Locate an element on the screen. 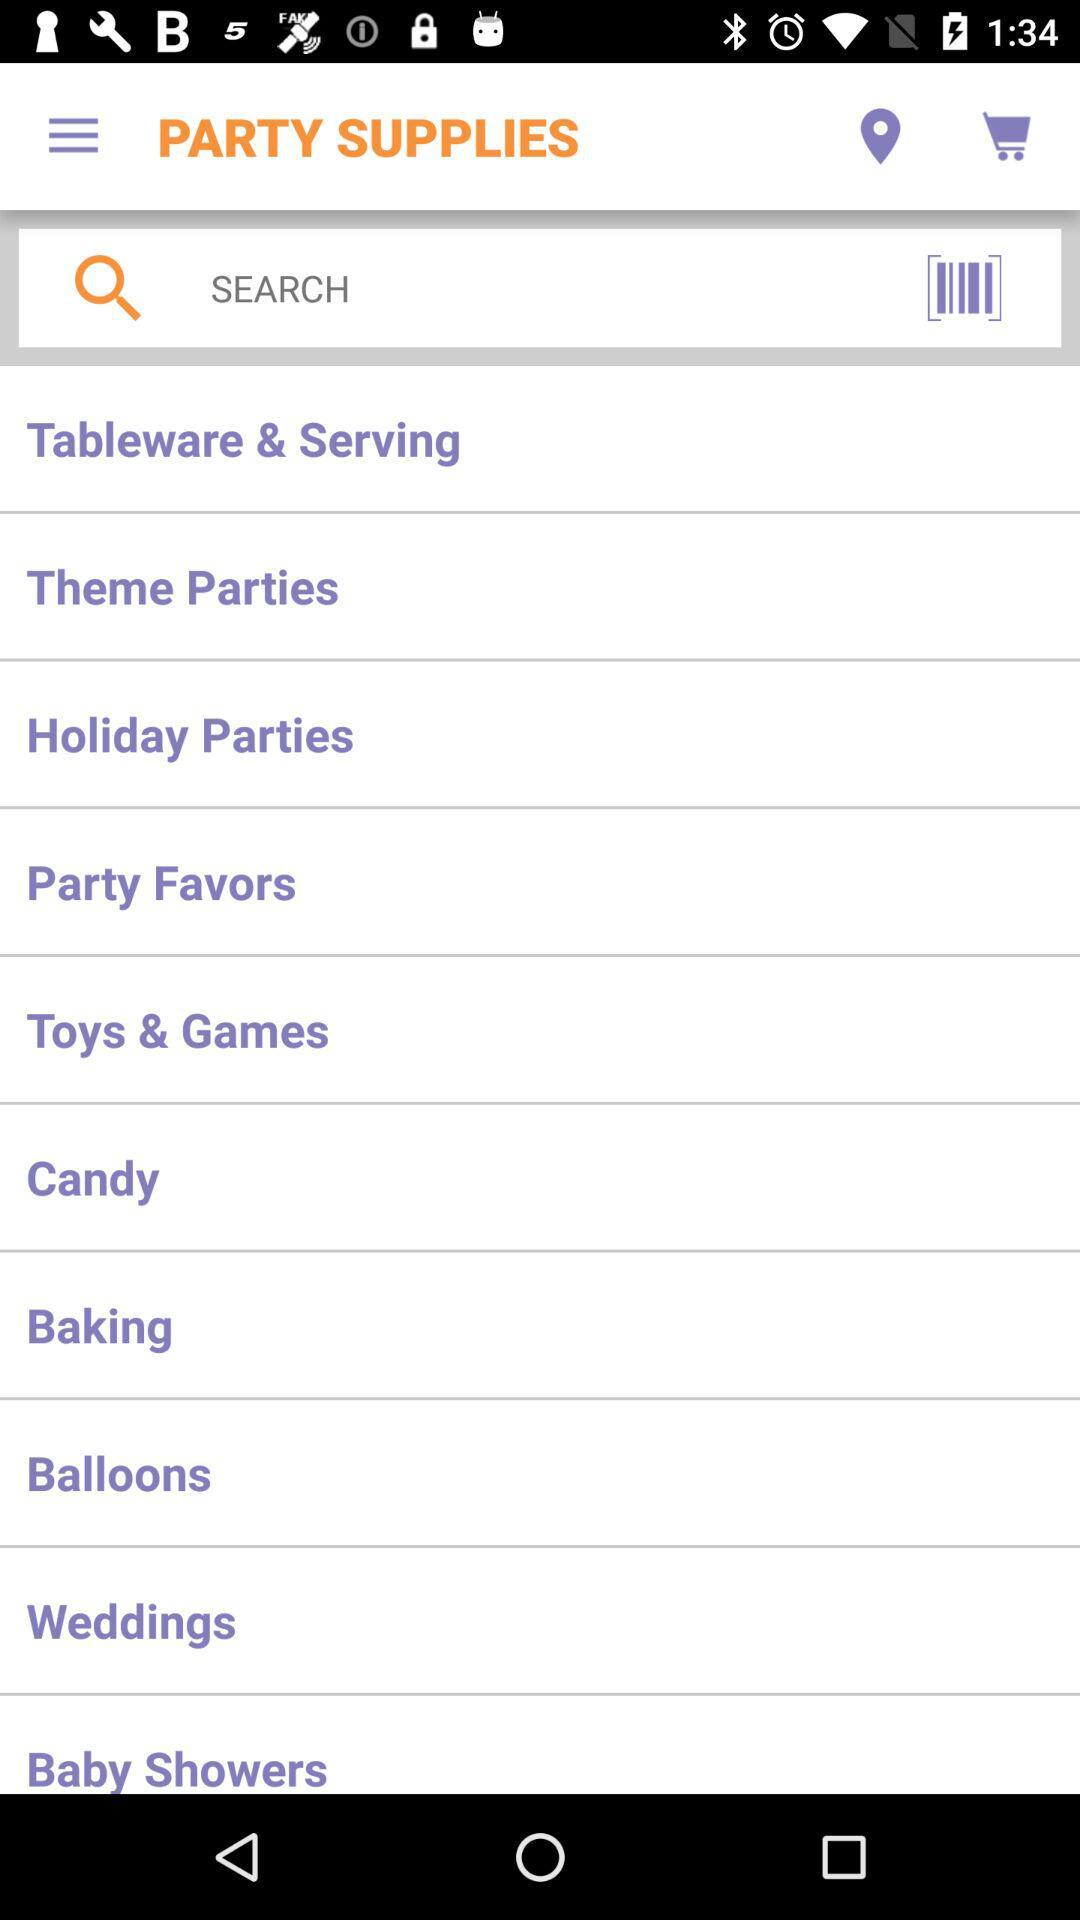 This screenshot has height=1920, width=1080. icon above toys & games icon is located at coordinates (540, 880).